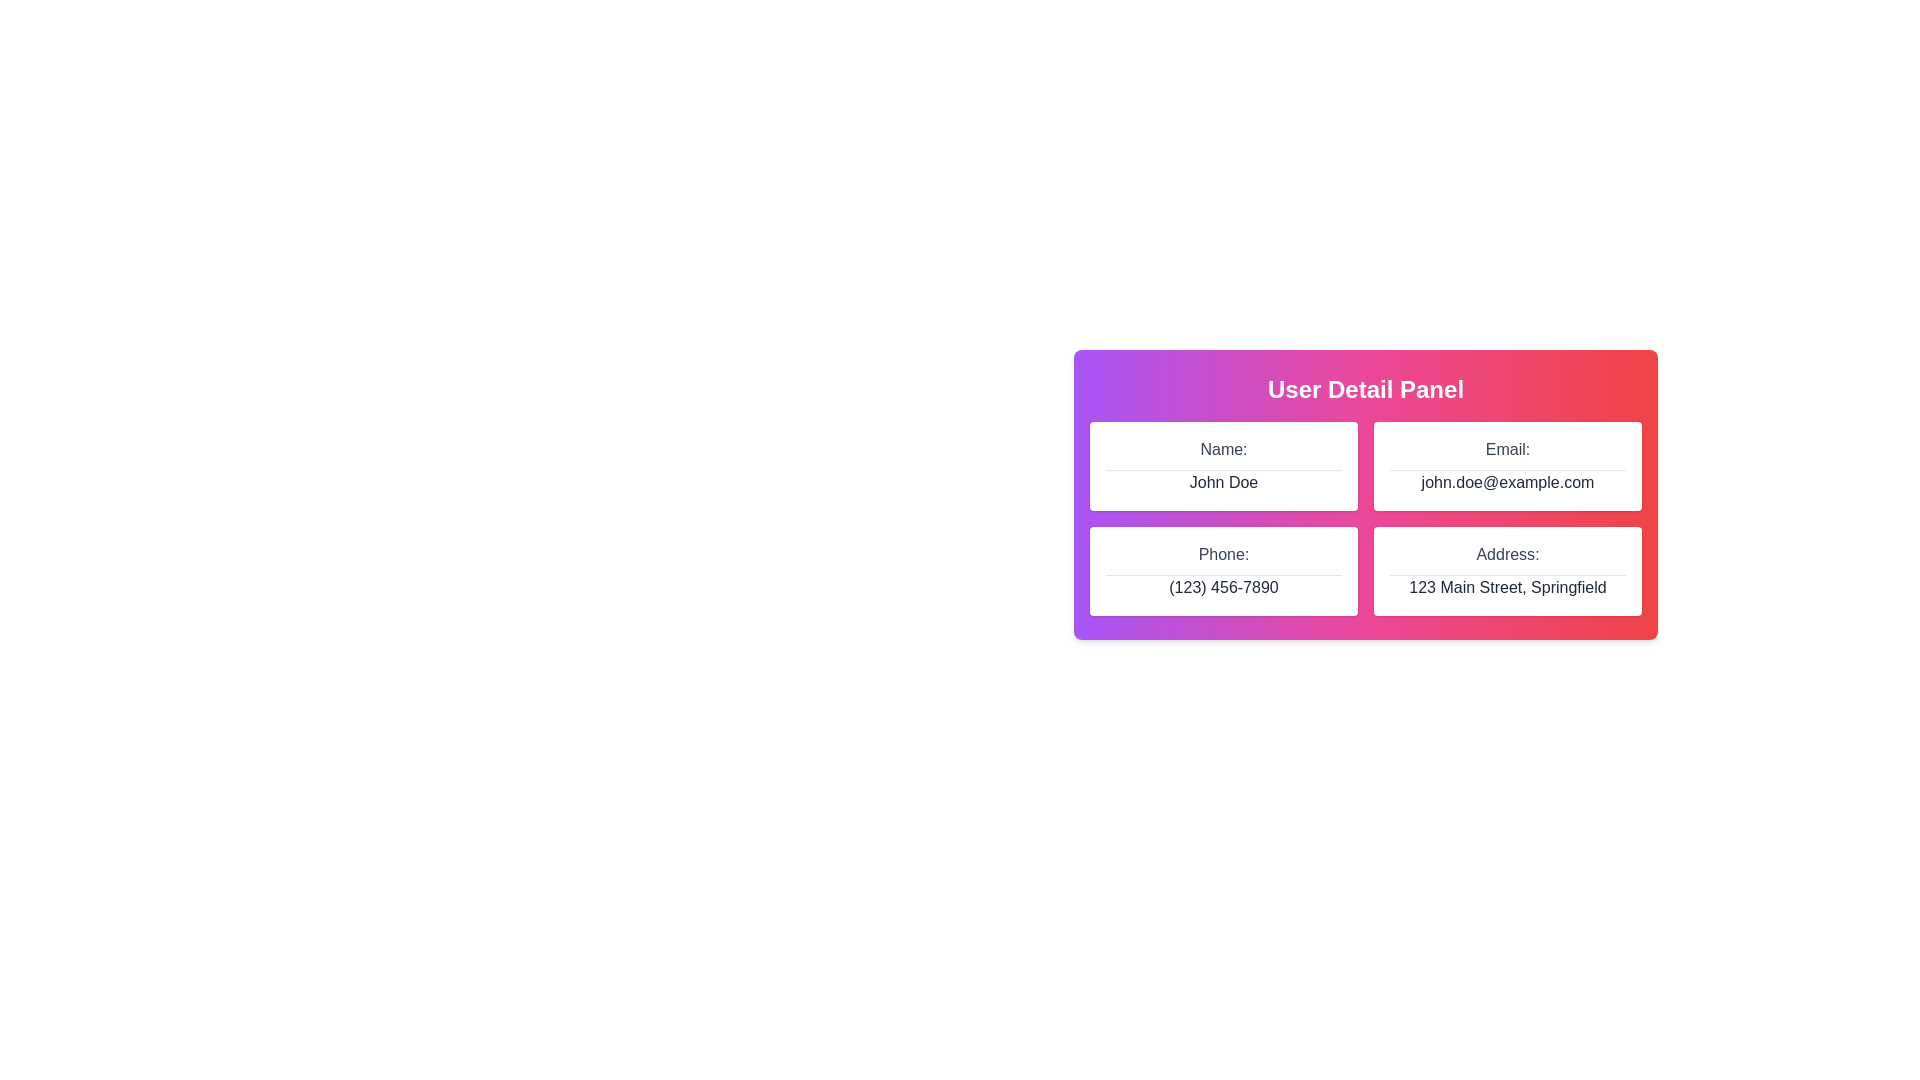 This screenshot has width=1920, height=1080. Describe the element at coordinates (1223, 555) in the screenshot. I see `the label indicating the purpose of the phone number, located above the value '(123) 456-7890' in the 'Phone:' section of the user detail panel` at that location.